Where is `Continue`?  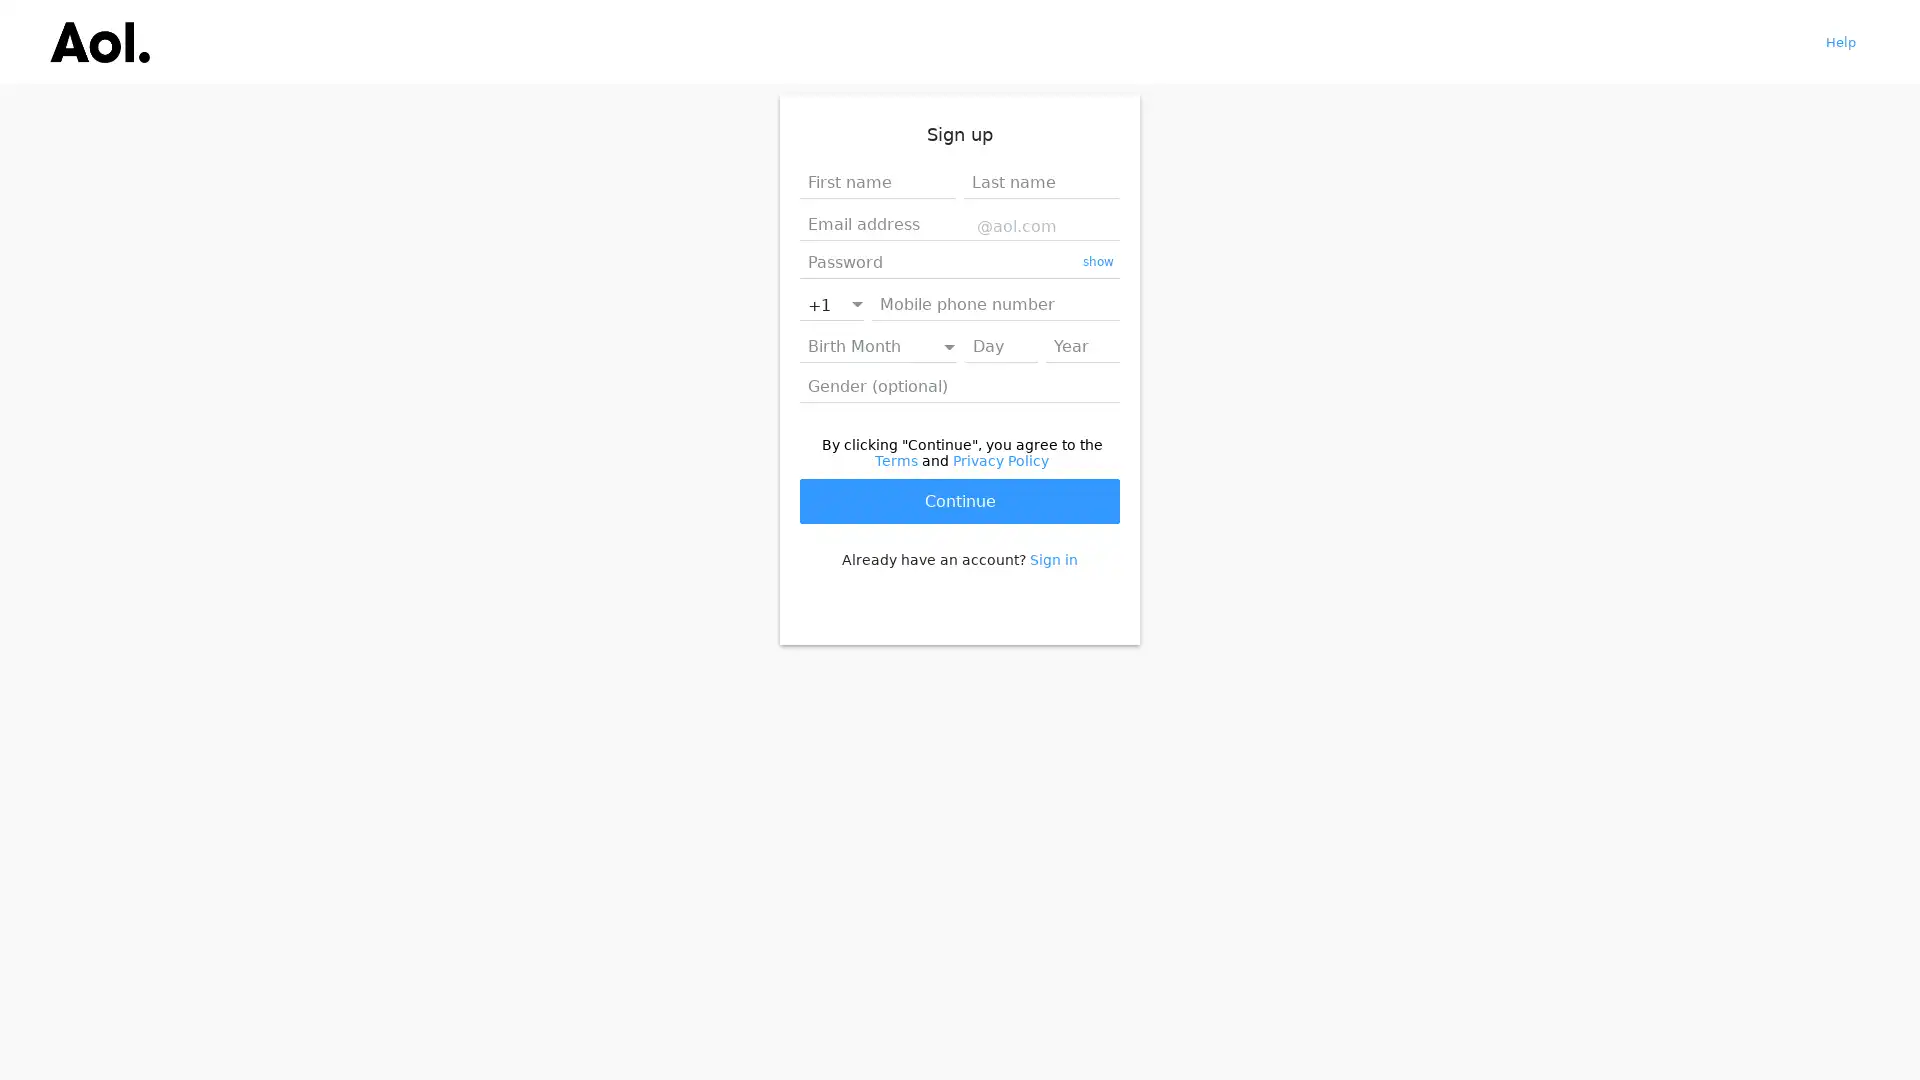 Continue is located at coordinates (960, 500).